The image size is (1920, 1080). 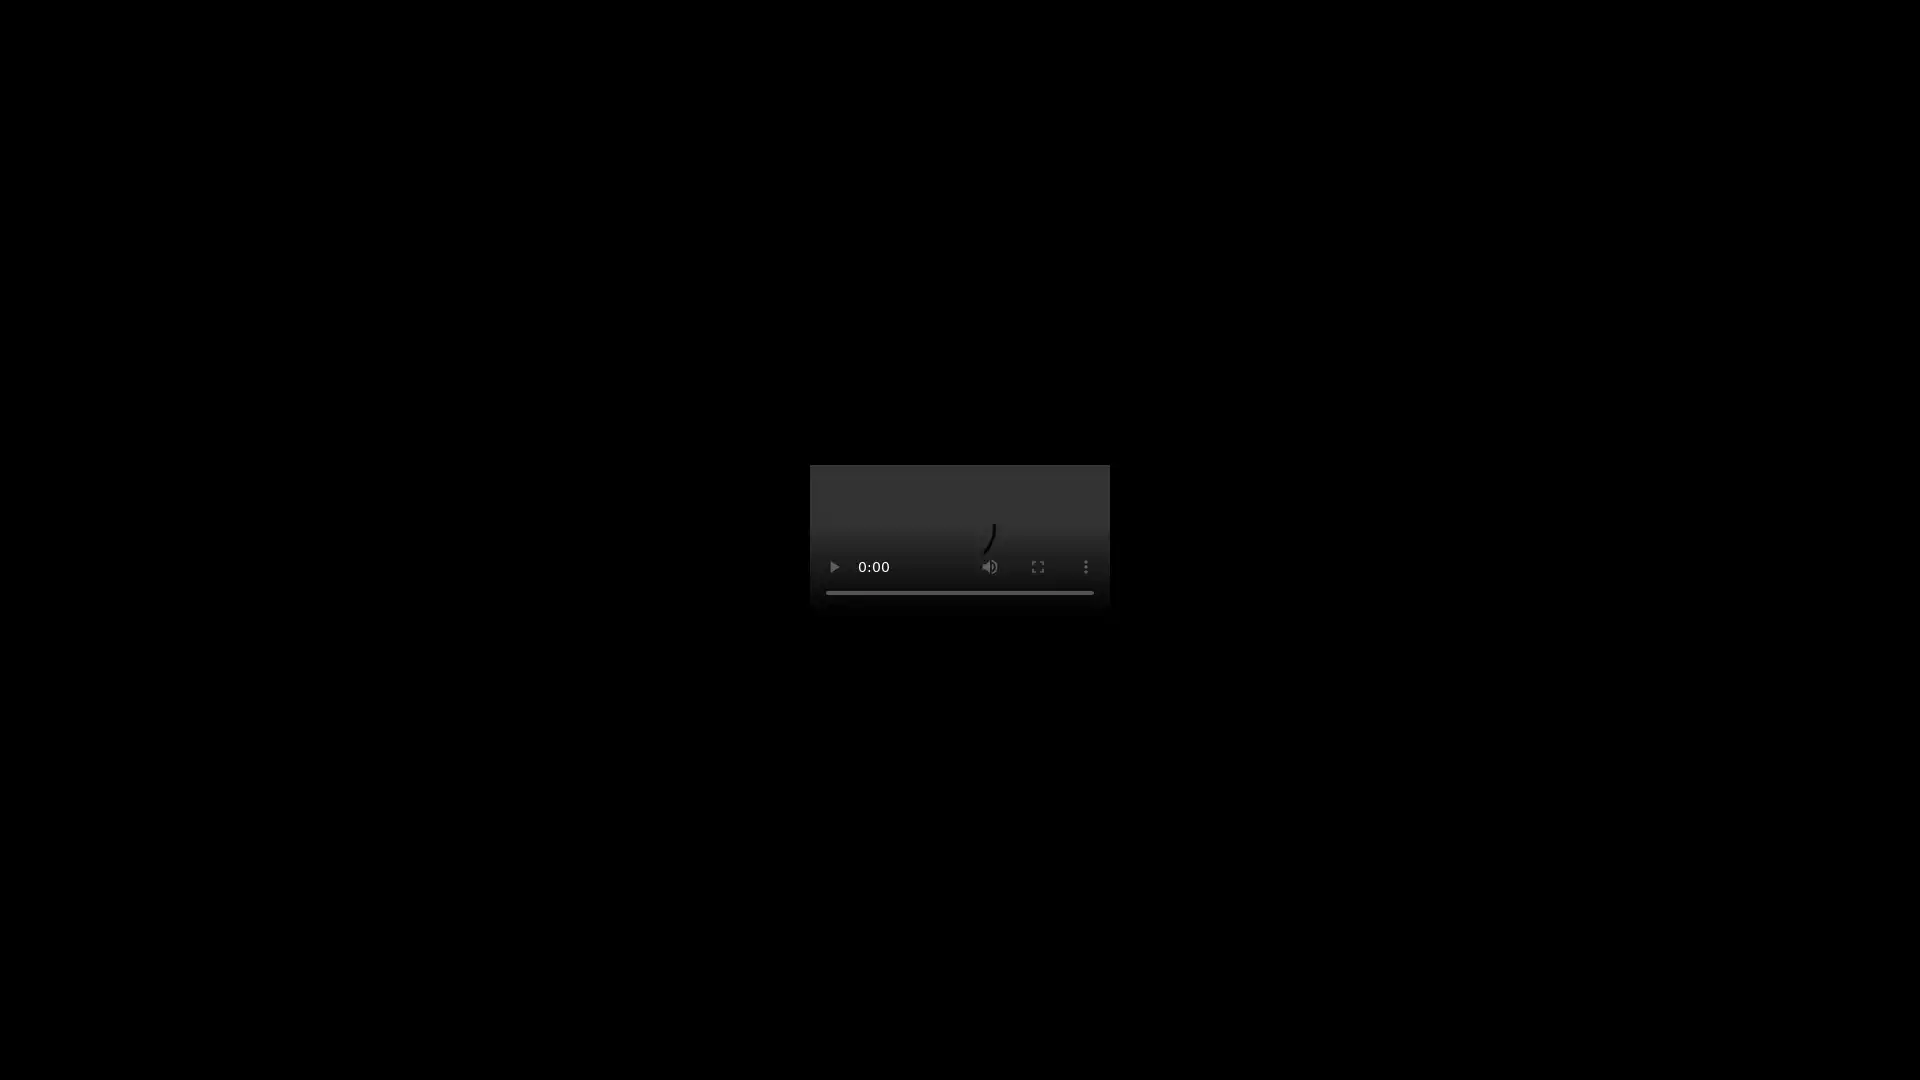 I want to click on mute, so click(x=989, y=567).